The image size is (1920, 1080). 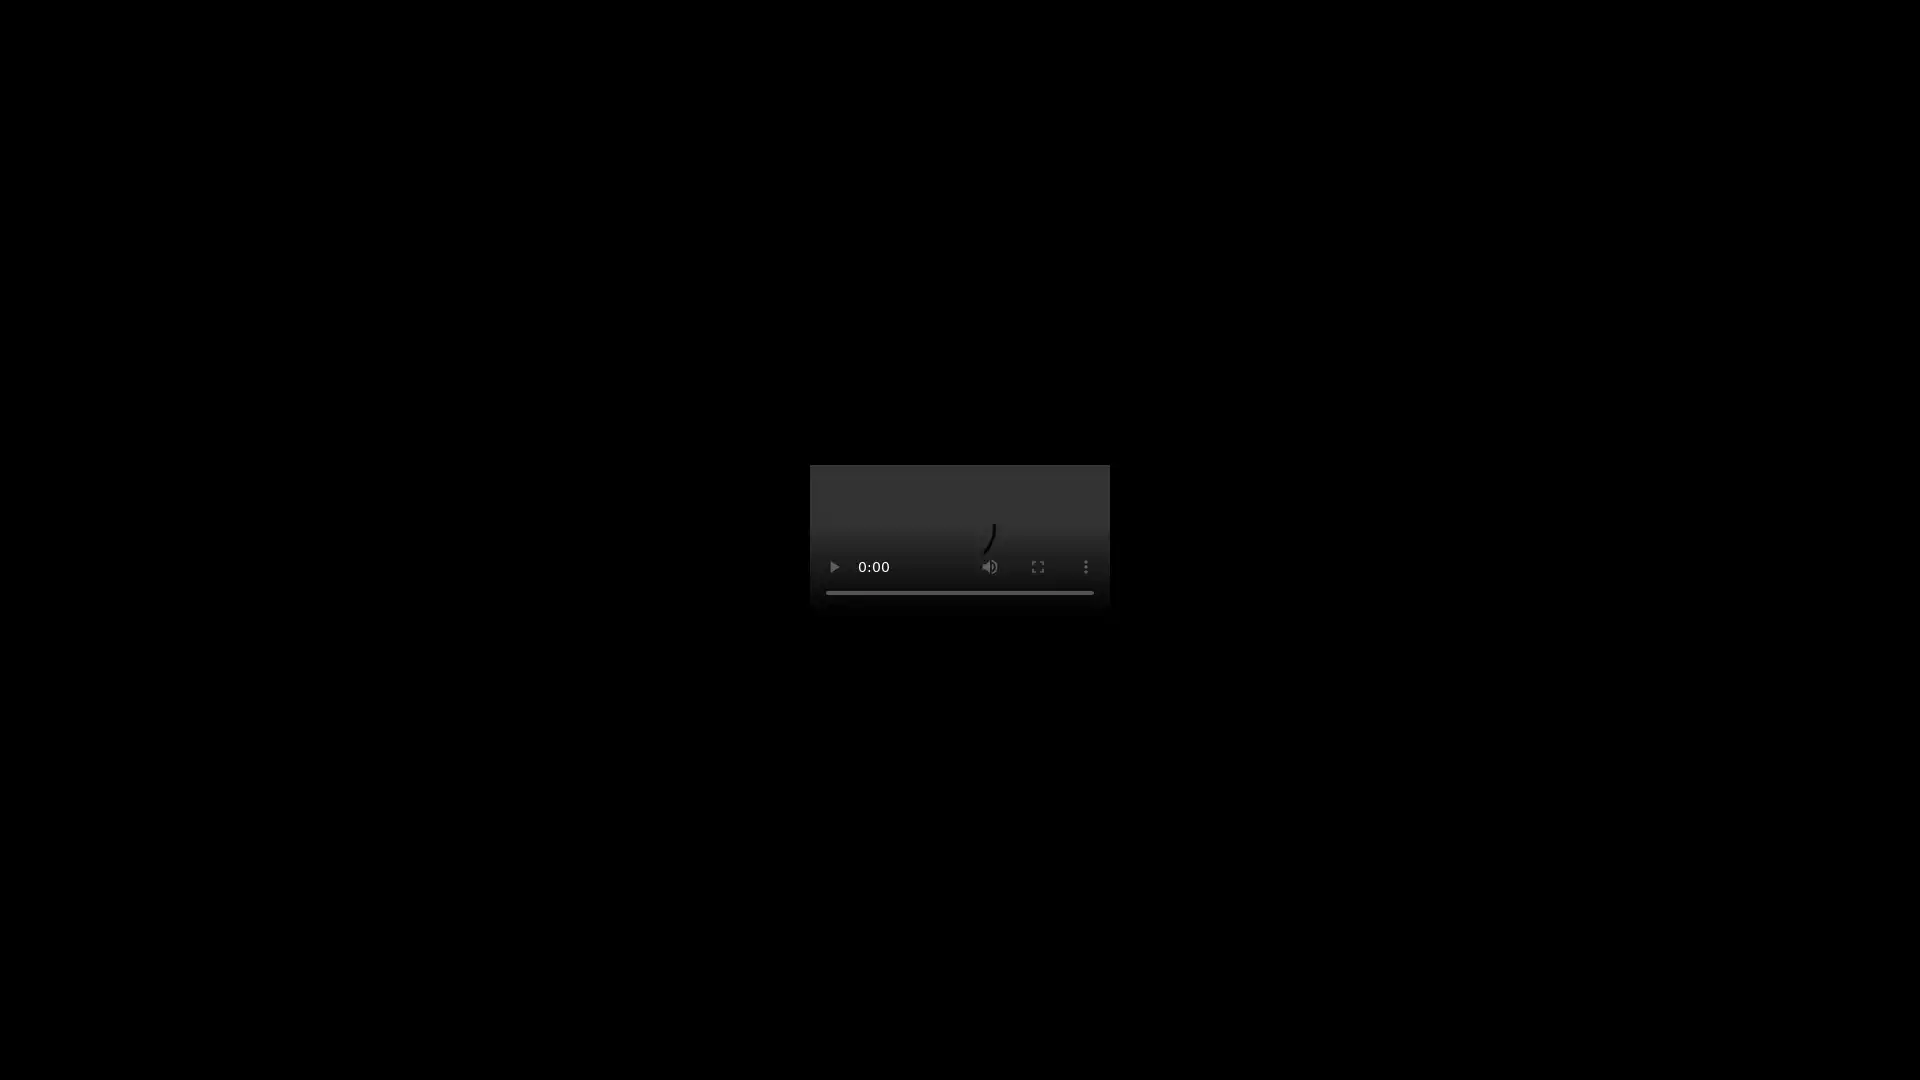 I want to click on mute, so click(x=989, y=567).